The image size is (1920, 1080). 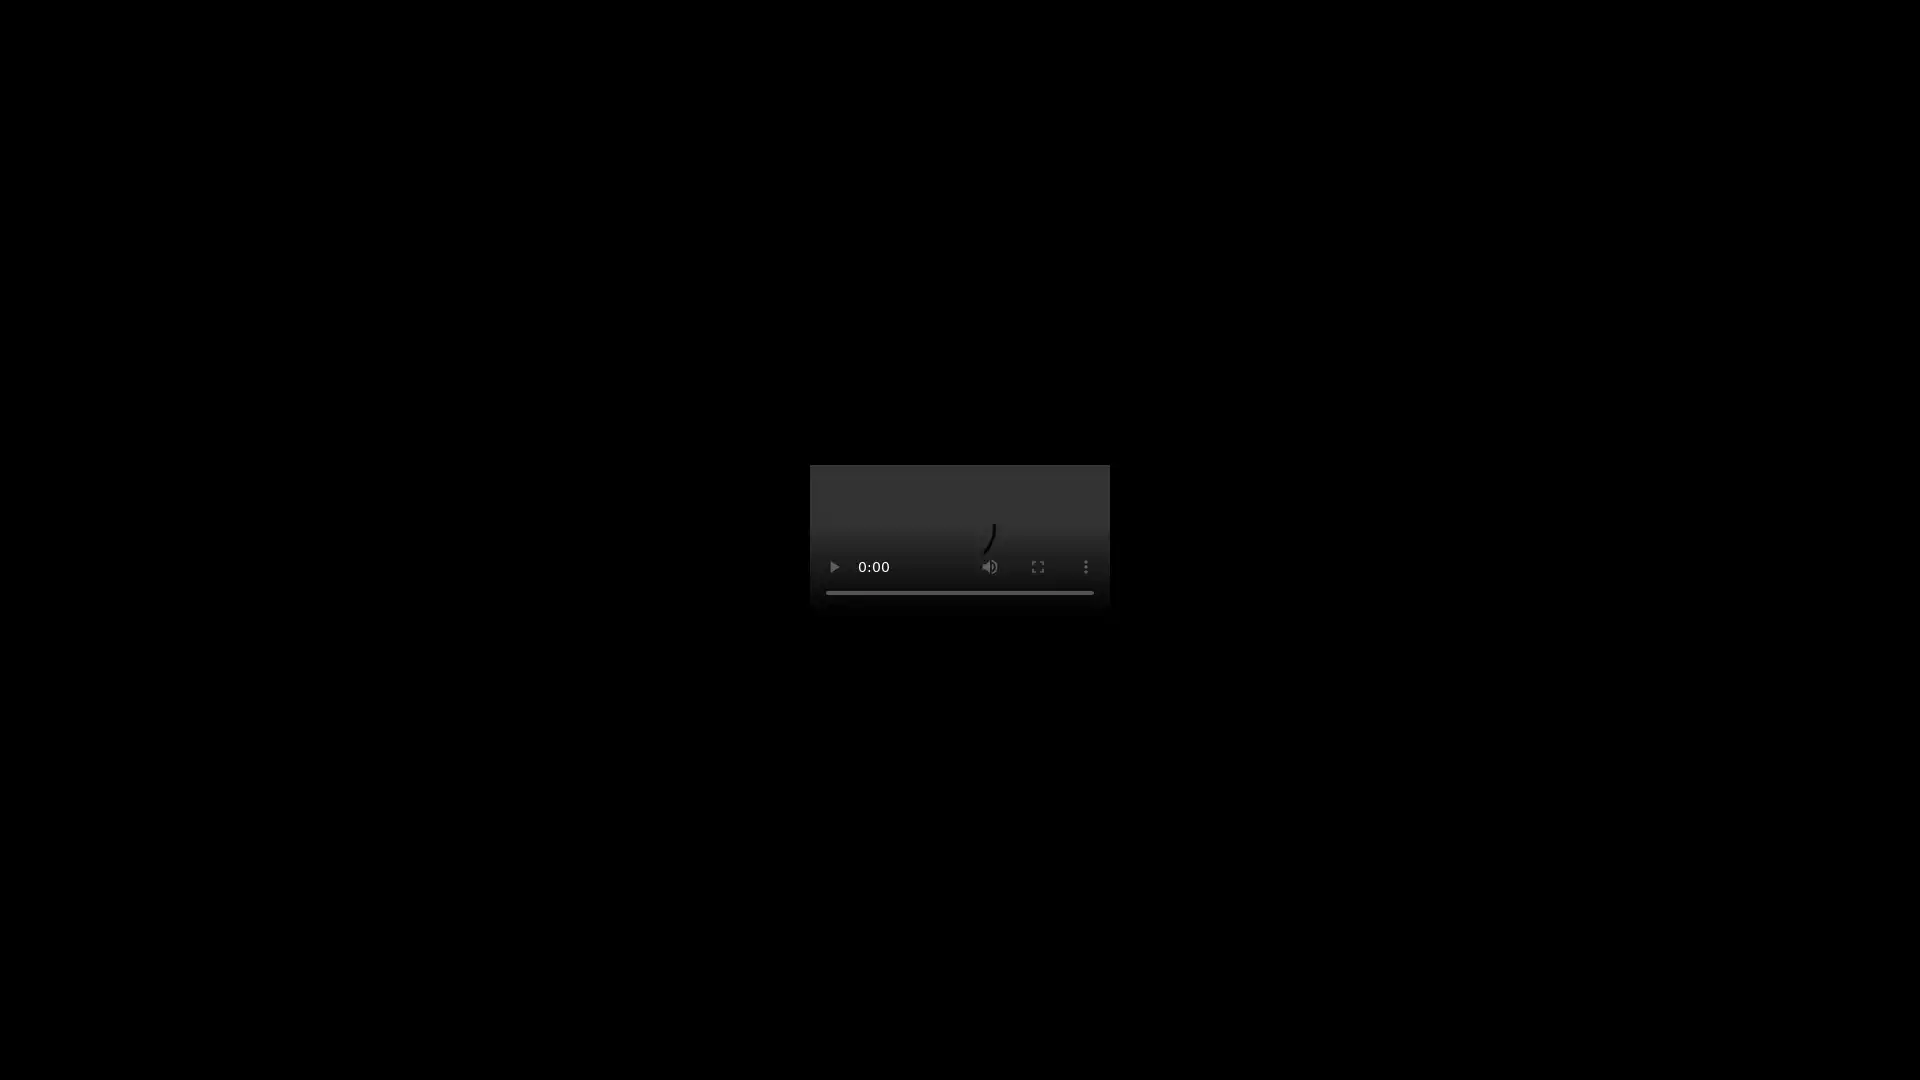 I want to click on mute, so click(x=989, y=567).